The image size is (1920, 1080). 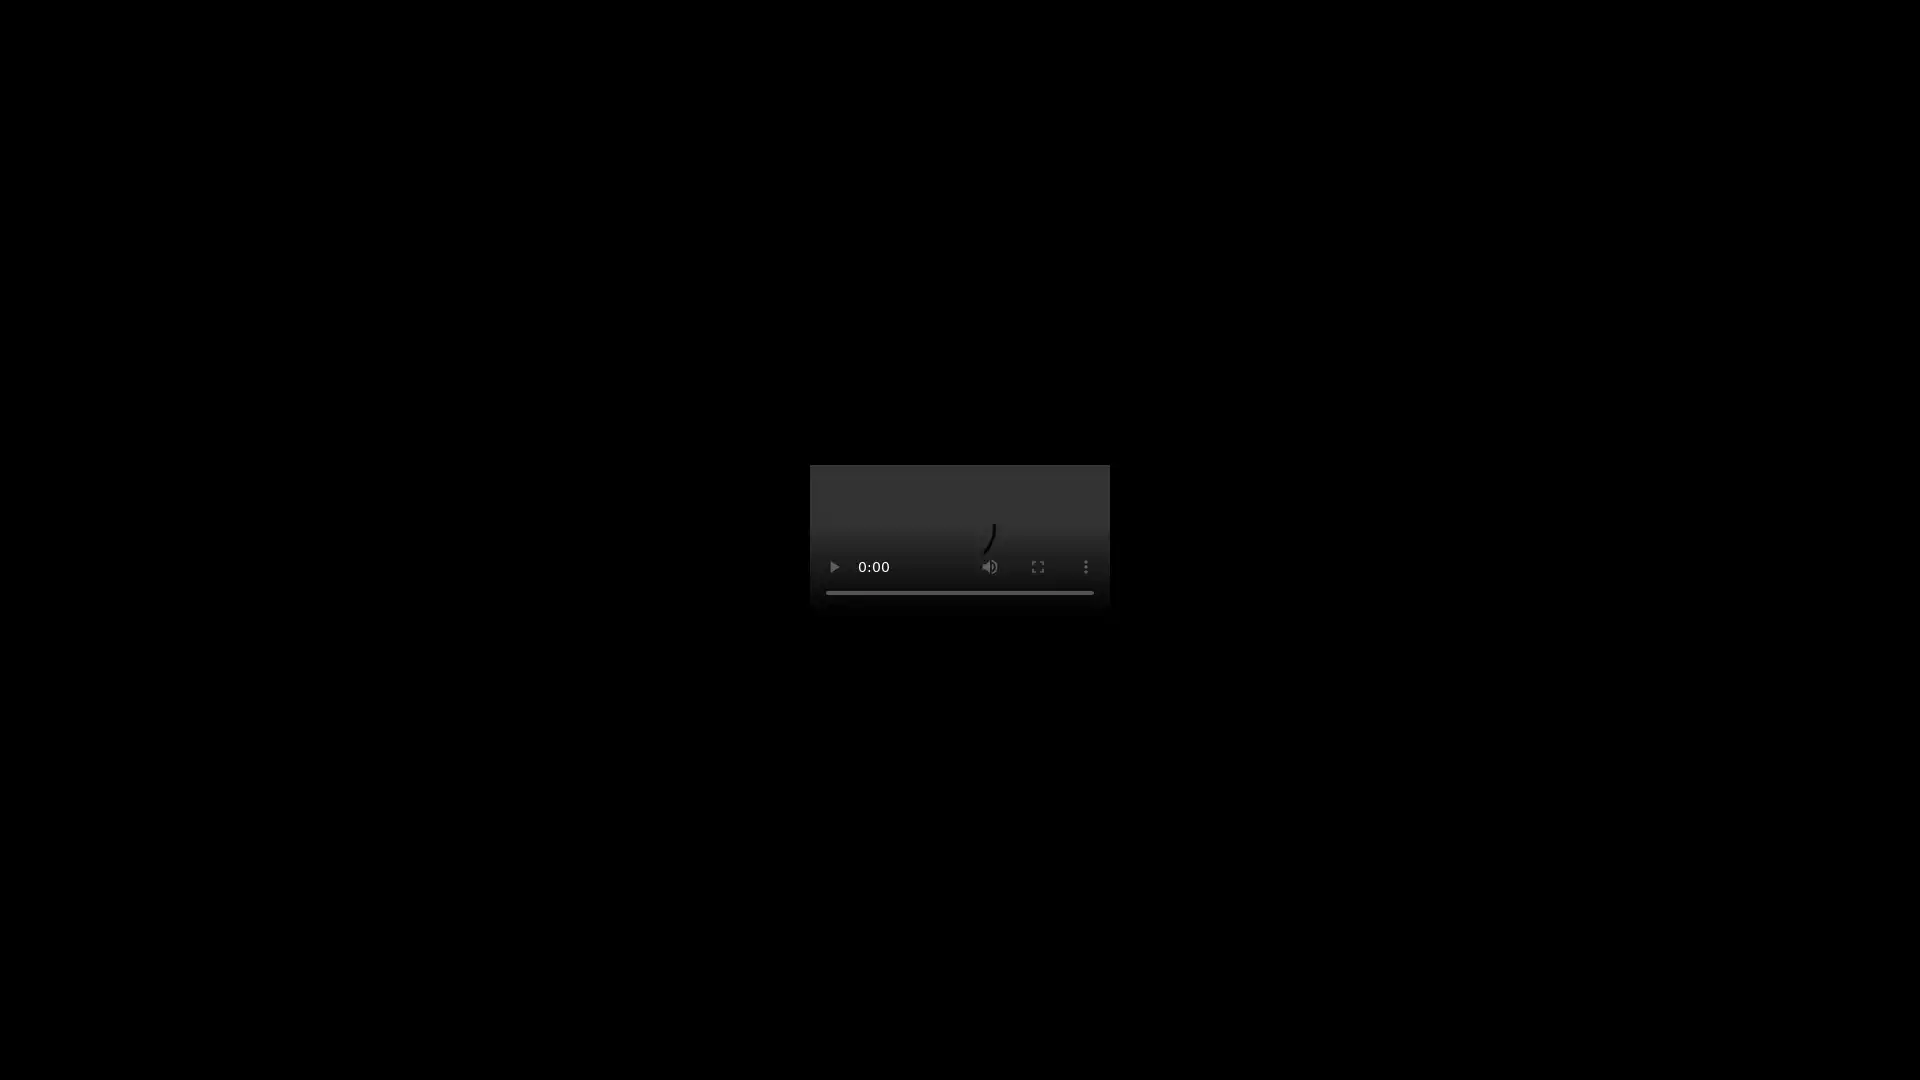 I want to click on mute, so click(x=989, y=567).